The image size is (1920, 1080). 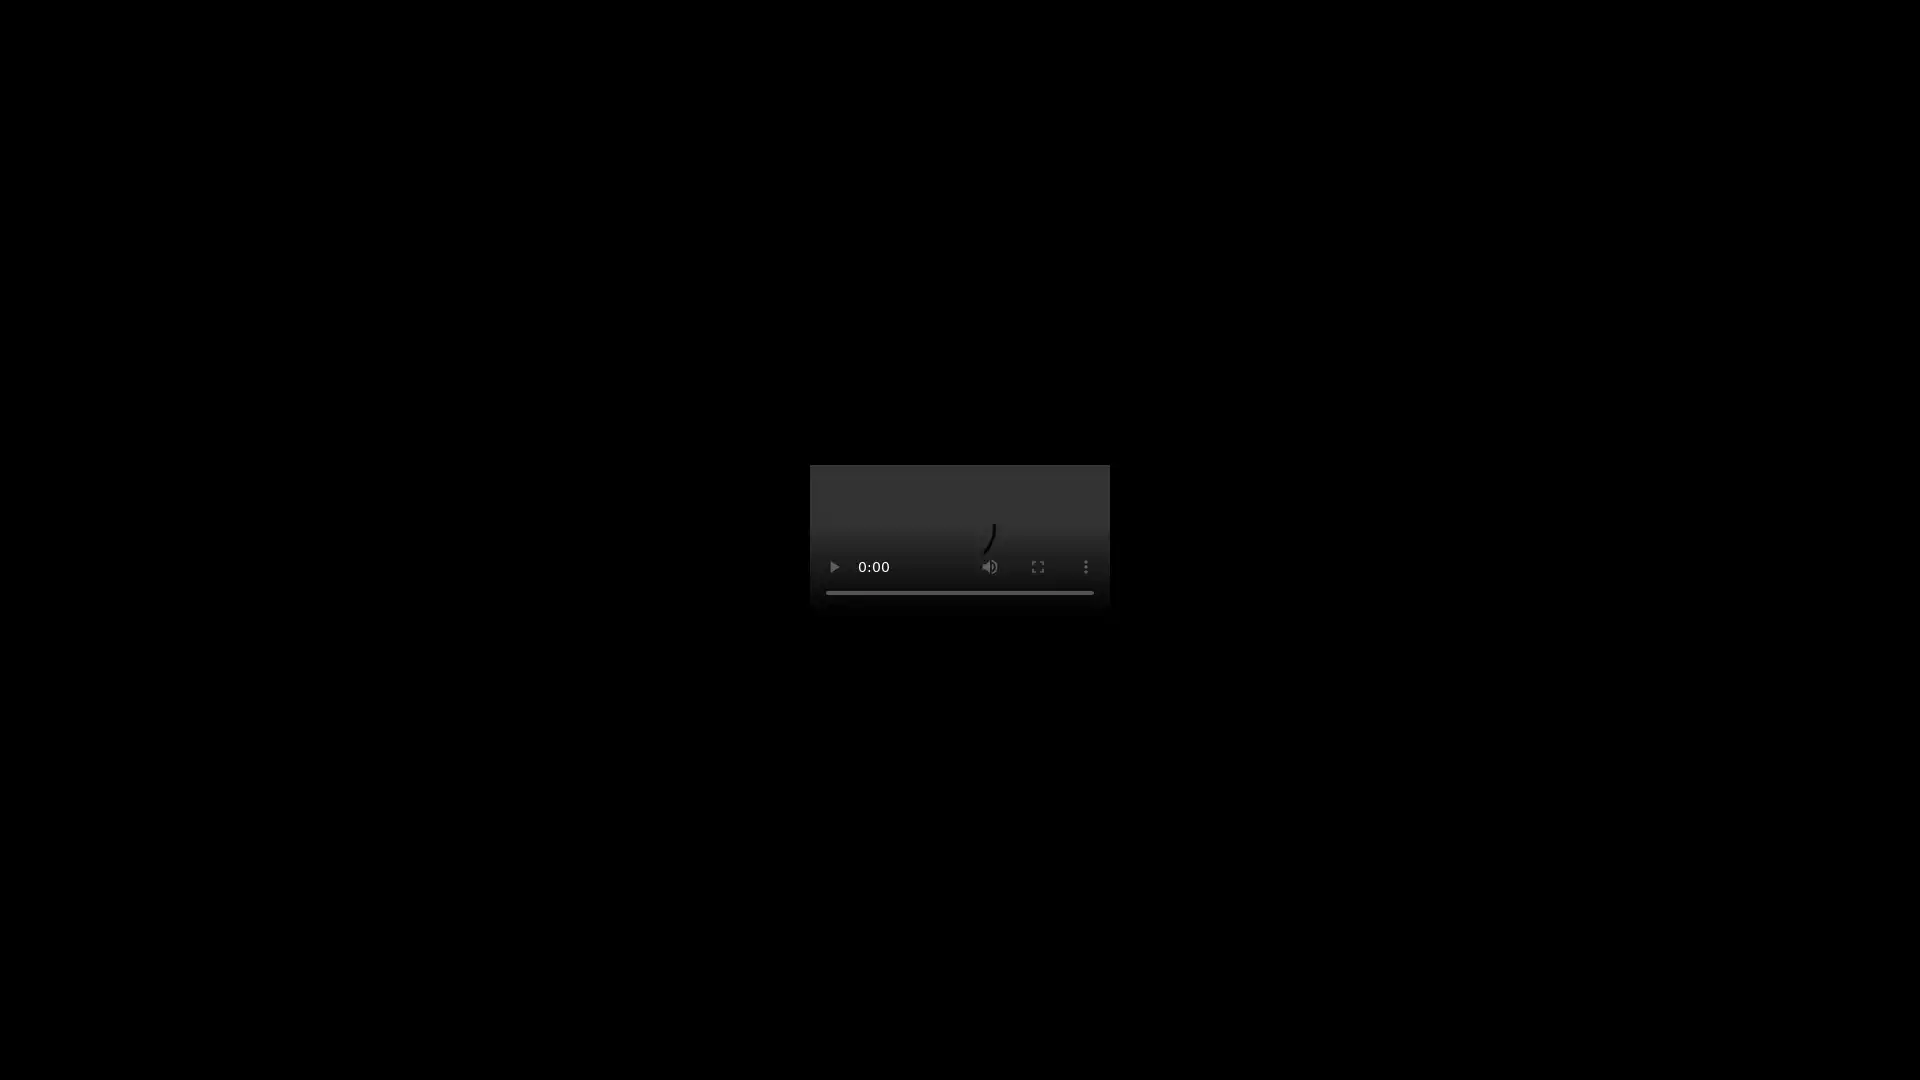 I want to click on mute, so click(x=989, y=567).